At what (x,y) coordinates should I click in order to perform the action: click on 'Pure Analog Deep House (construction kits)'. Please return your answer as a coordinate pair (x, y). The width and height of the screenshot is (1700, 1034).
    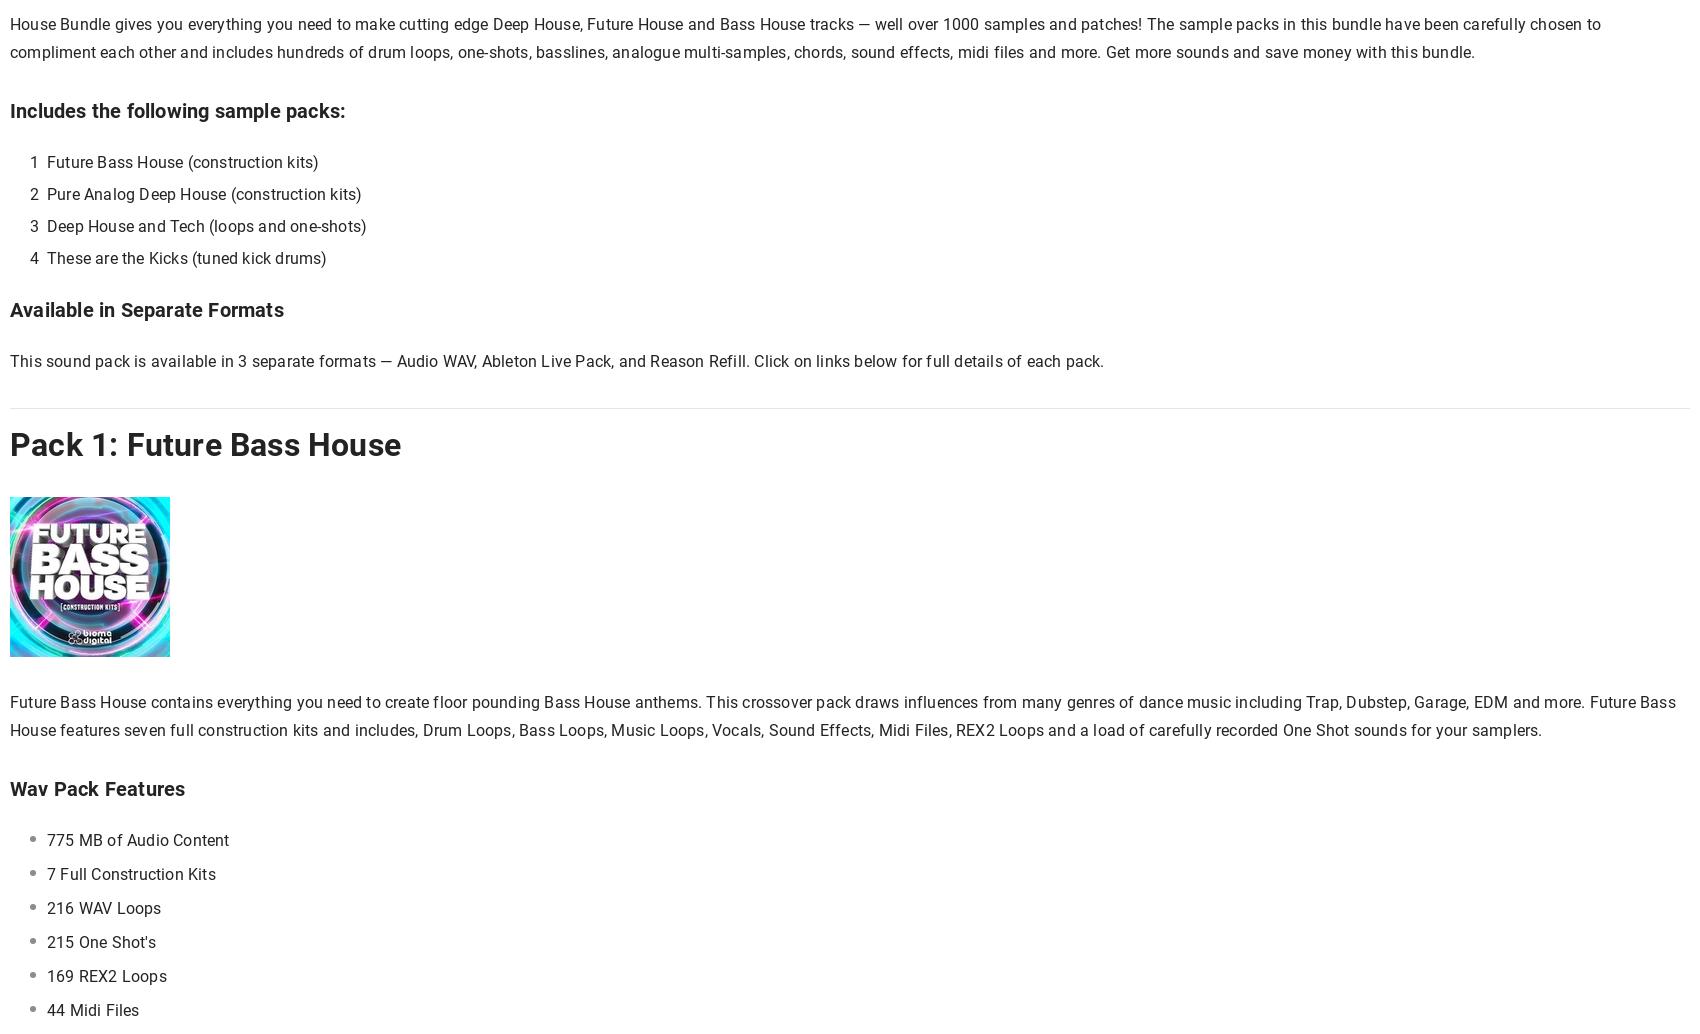
    Looking at the image, I should click on (203, 194).